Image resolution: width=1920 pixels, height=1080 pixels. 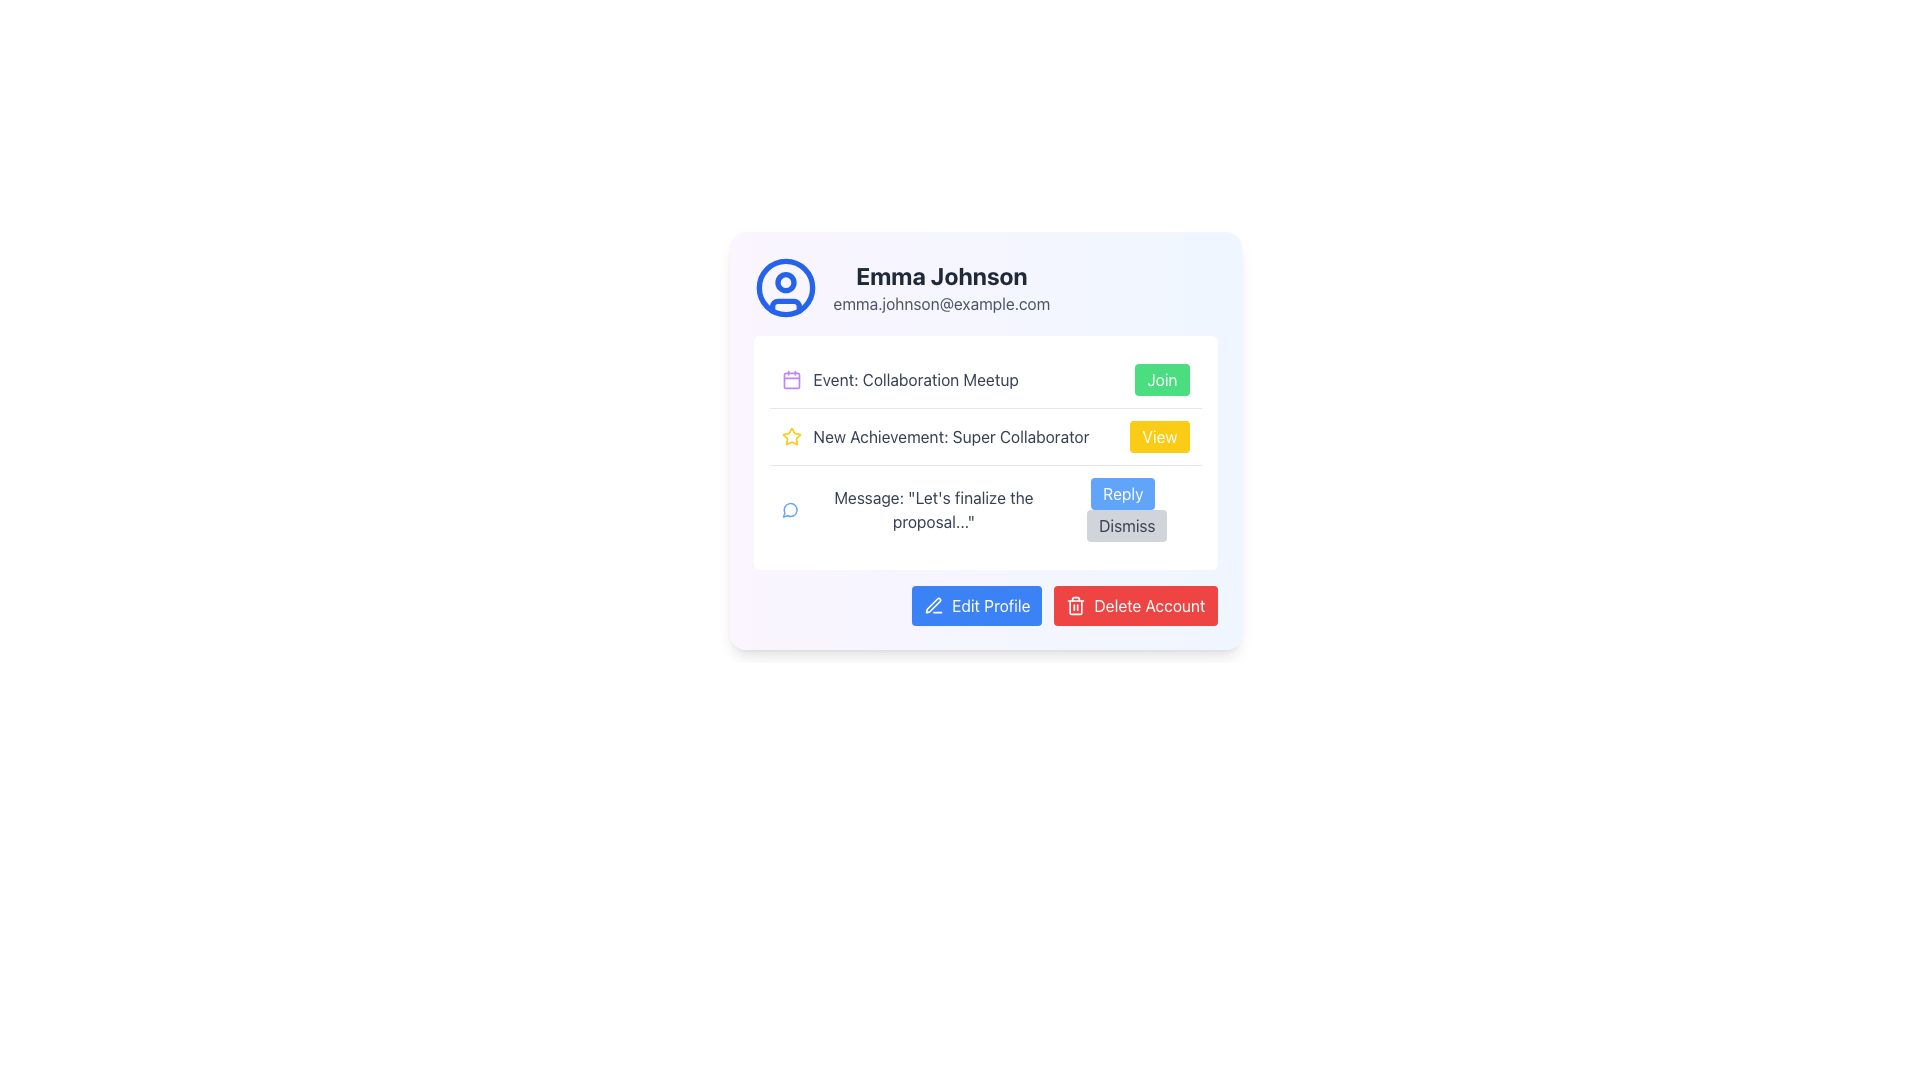 I want to click on the 'Dismiss' button located directly below the 'Reply' button, which is styled with a light-gray background and dark-gray text, so click(x=1123, y=508).